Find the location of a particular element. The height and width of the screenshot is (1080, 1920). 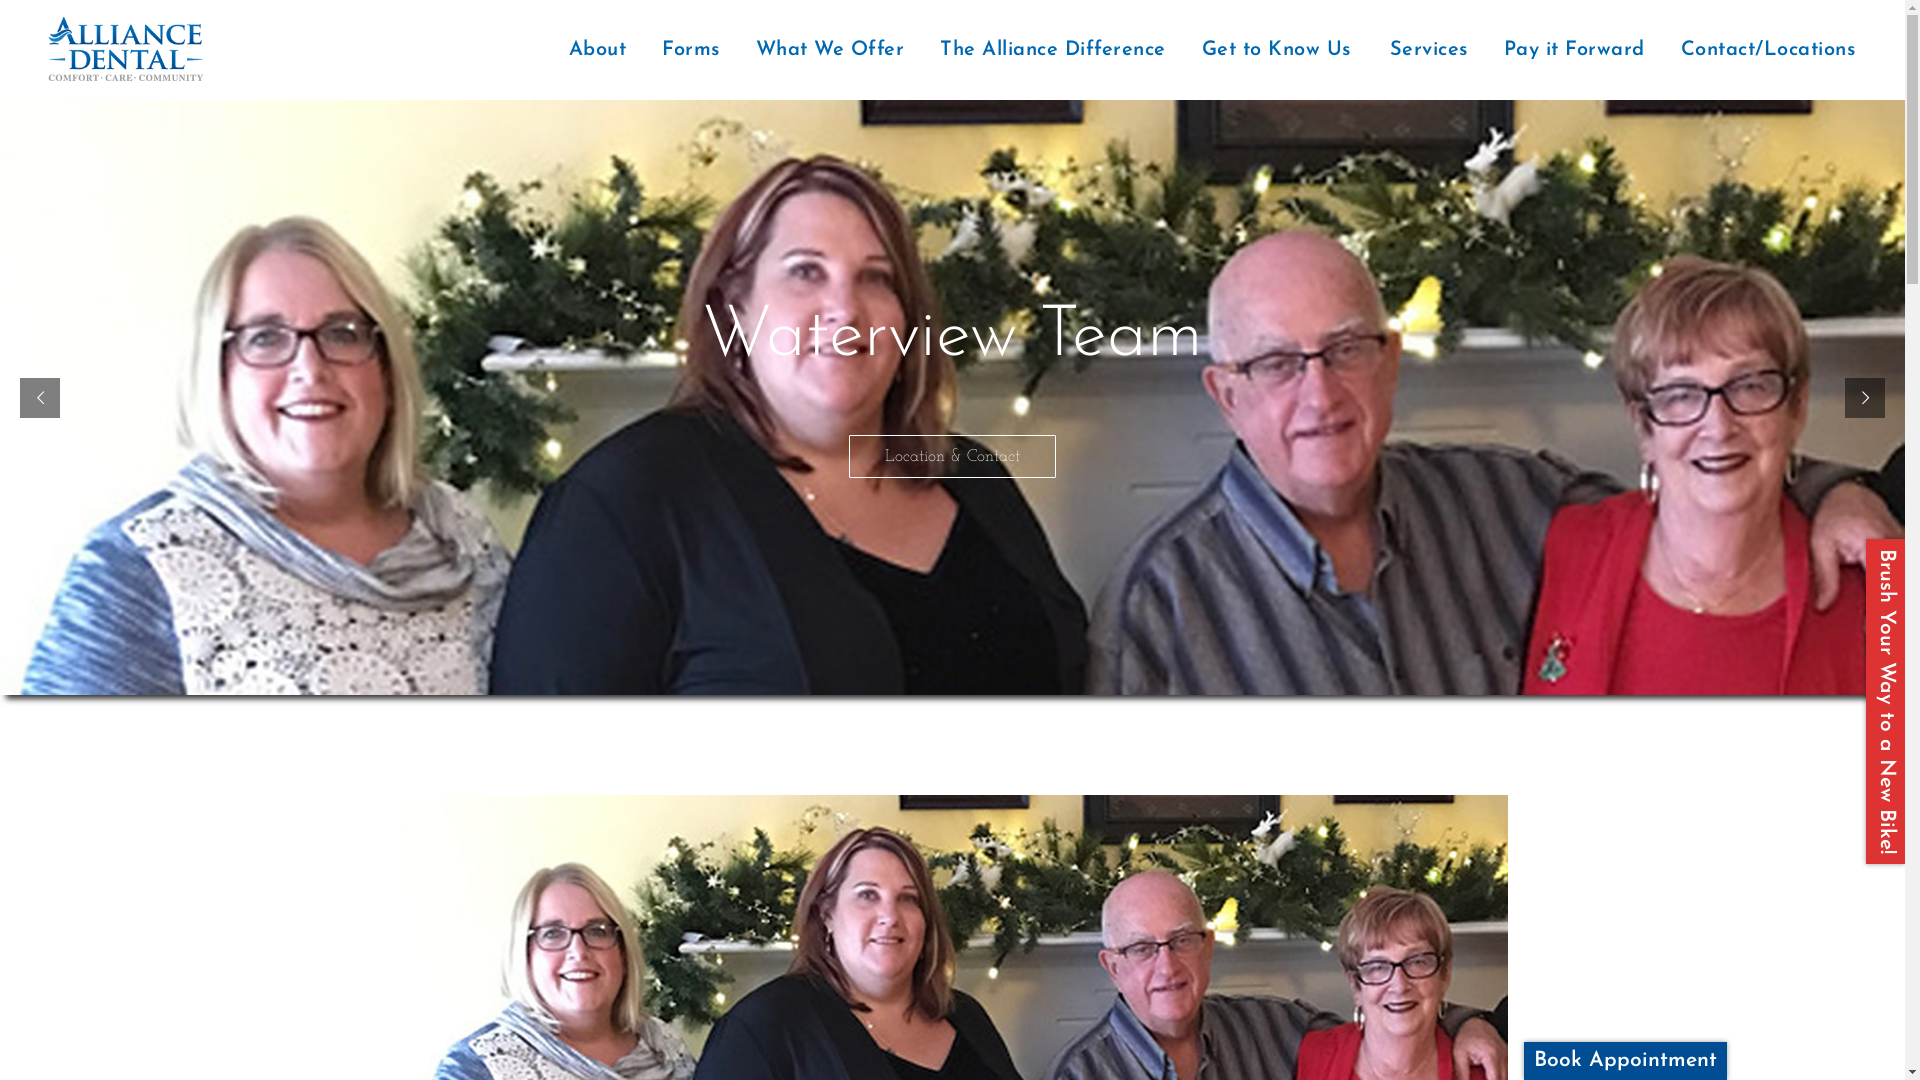

'Forms' is located at coordinates (691, 49).